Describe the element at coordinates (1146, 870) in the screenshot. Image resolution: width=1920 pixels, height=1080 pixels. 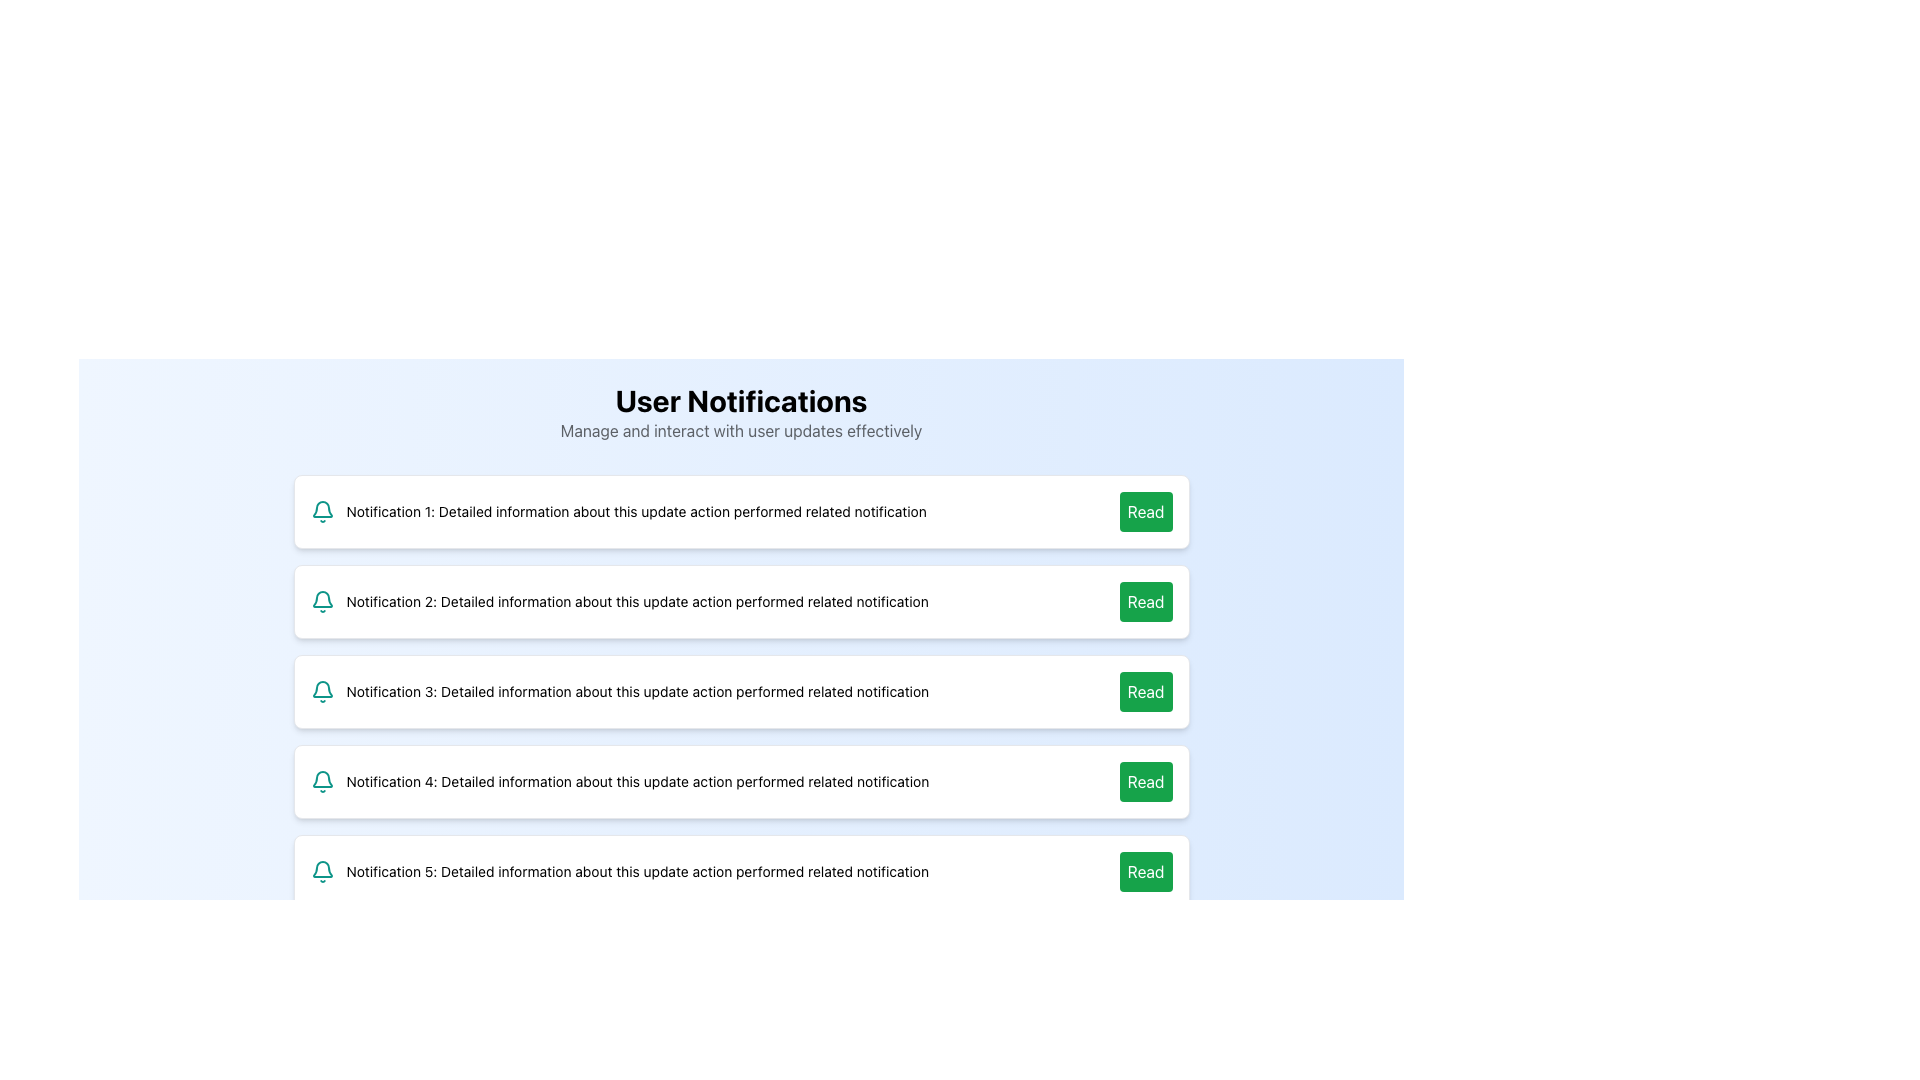
I see `the 'Read' button with a green background, located in the last notification block labeled 'Notification 5: Detailed information about this update action performed related notification'` at that location.